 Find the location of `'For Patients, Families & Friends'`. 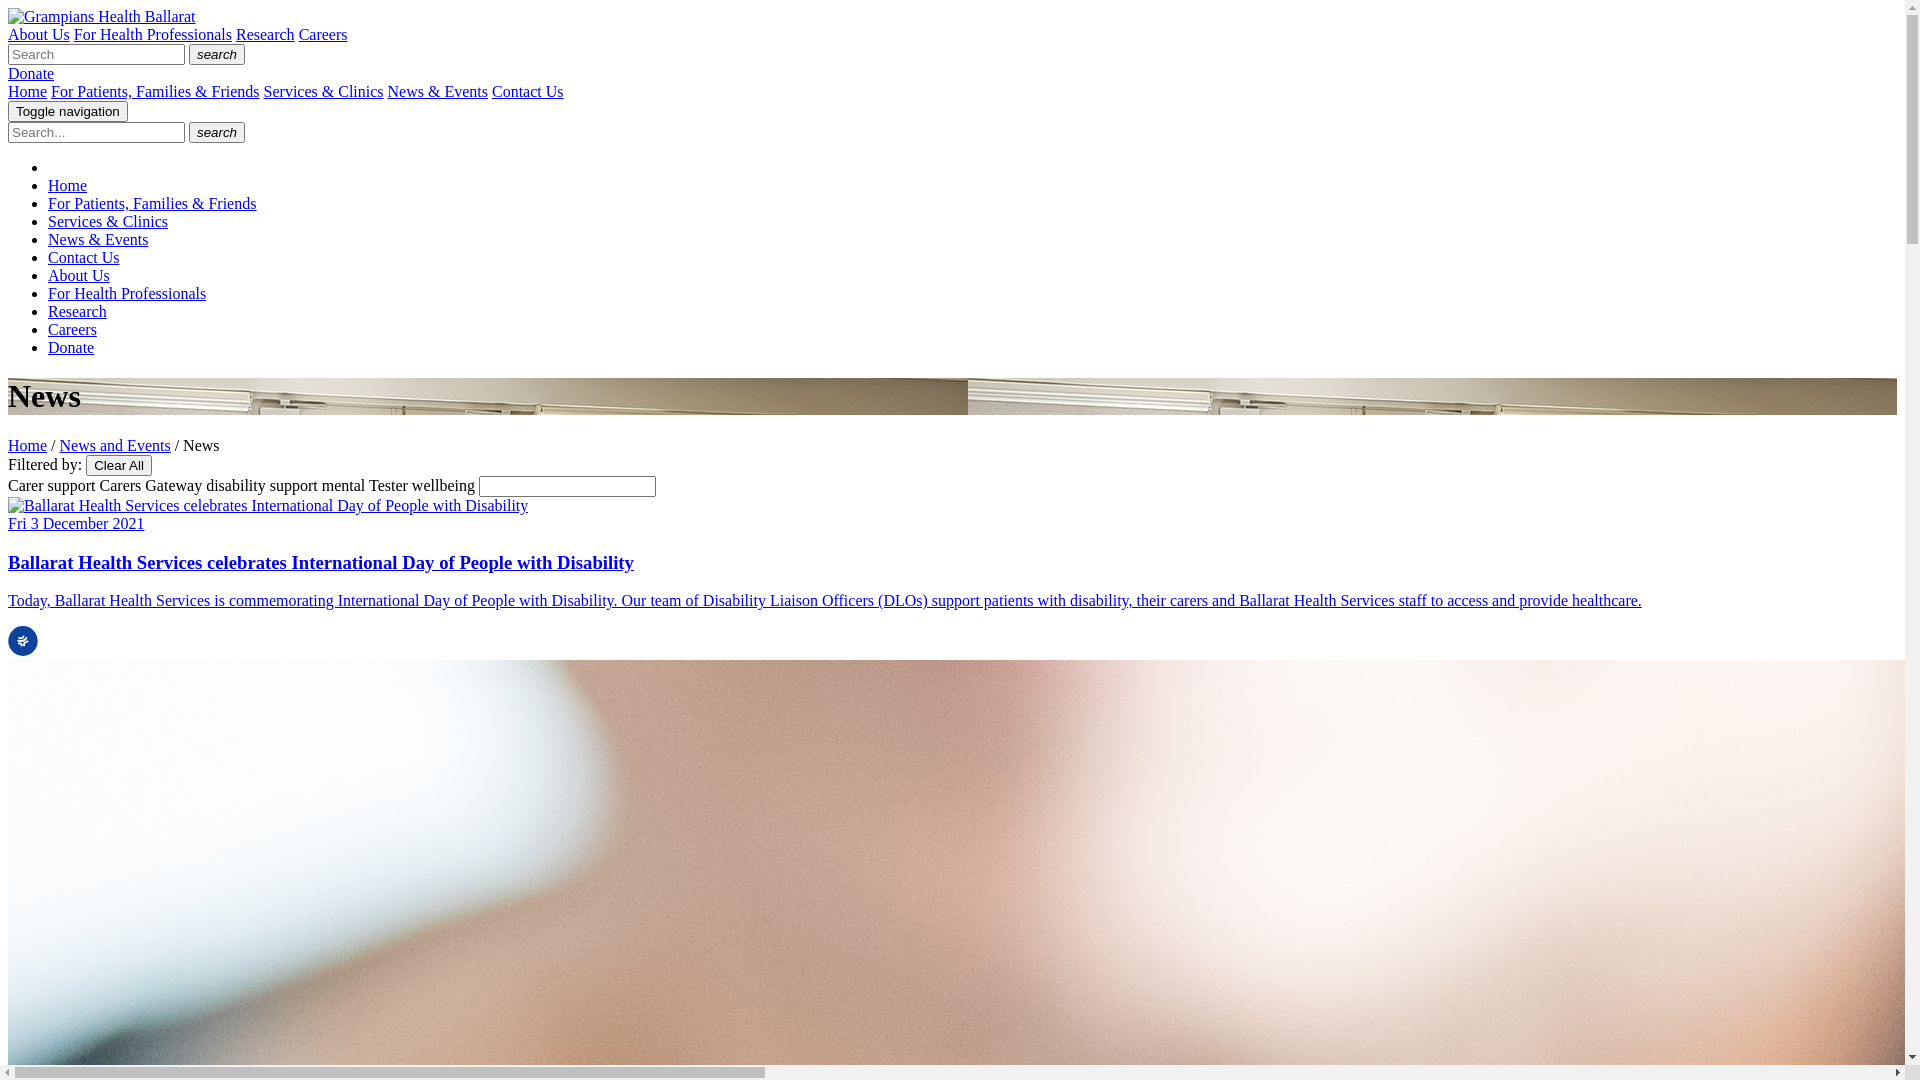

'For Patients, Families & Friends' is located at coordinates (151, 203).